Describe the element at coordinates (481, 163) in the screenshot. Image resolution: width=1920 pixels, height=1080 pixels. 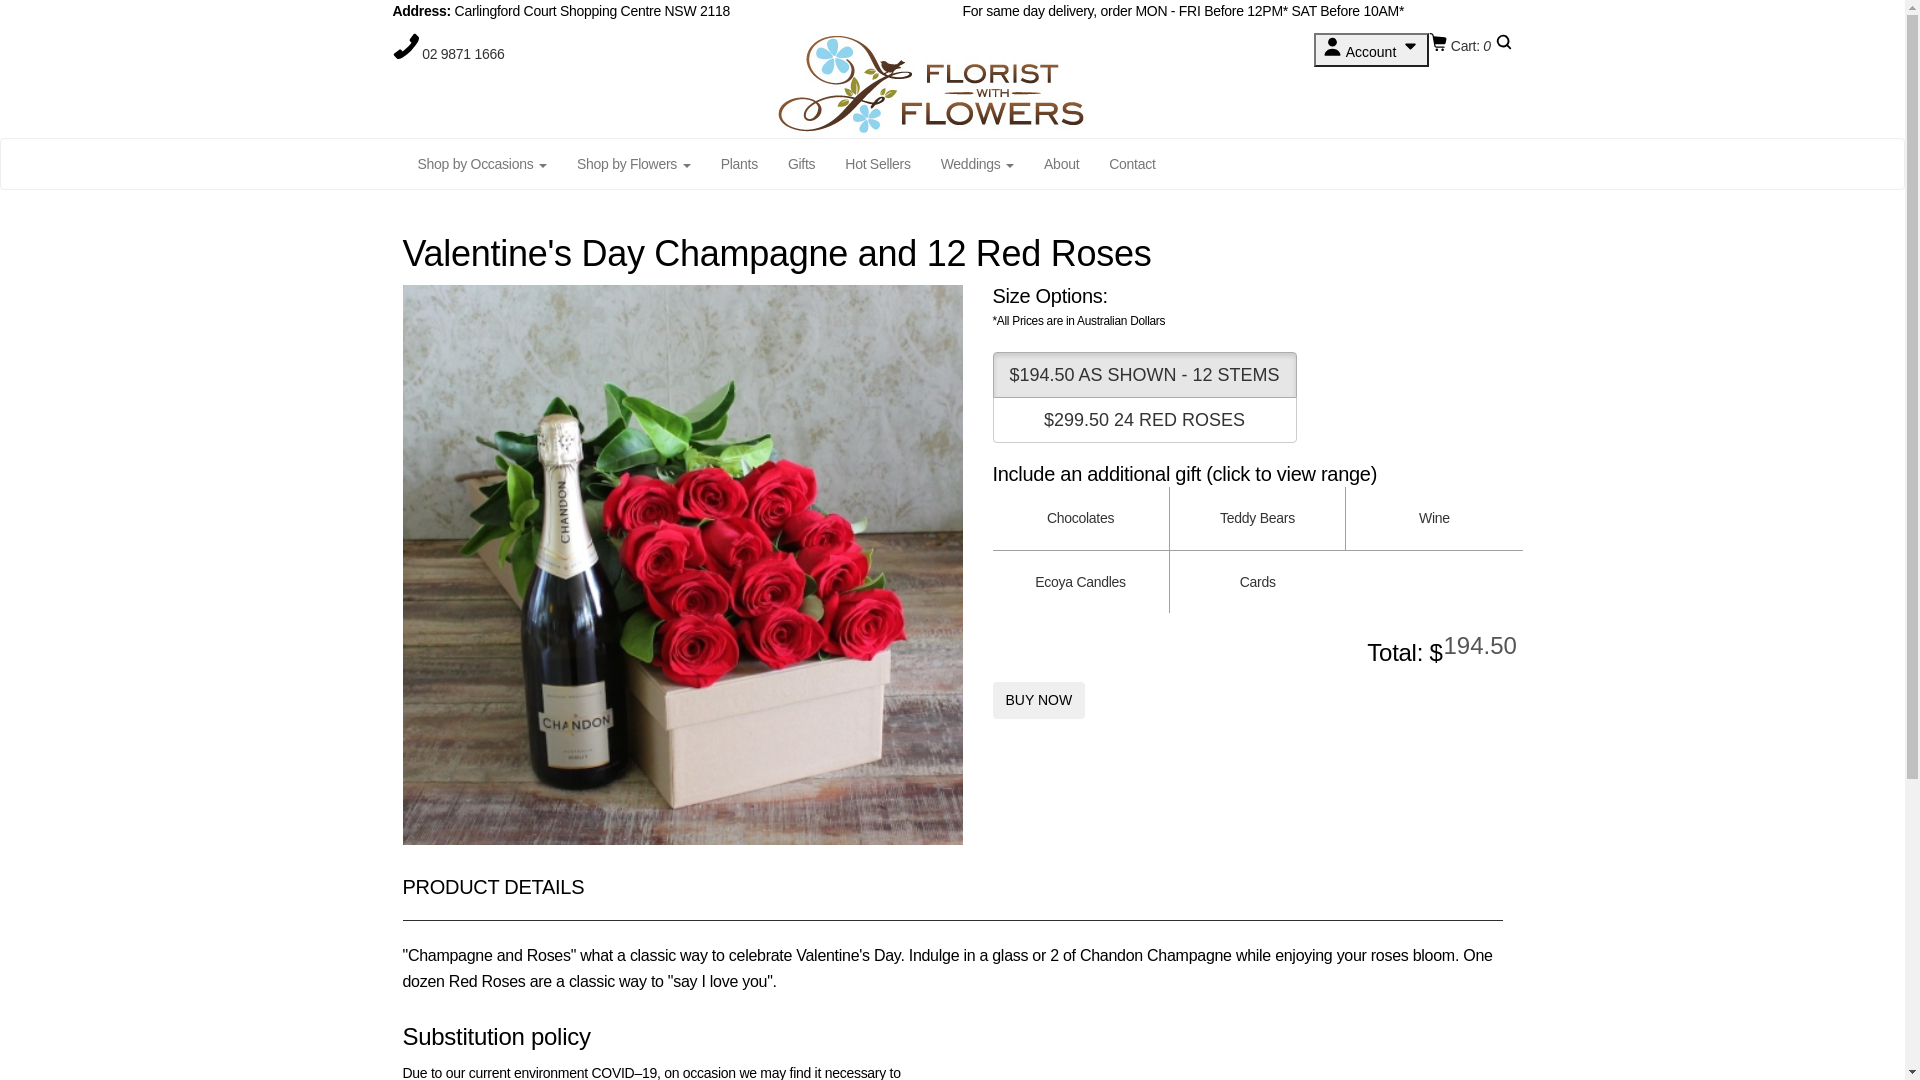
I see `'Shop by Occasions'` at that location.